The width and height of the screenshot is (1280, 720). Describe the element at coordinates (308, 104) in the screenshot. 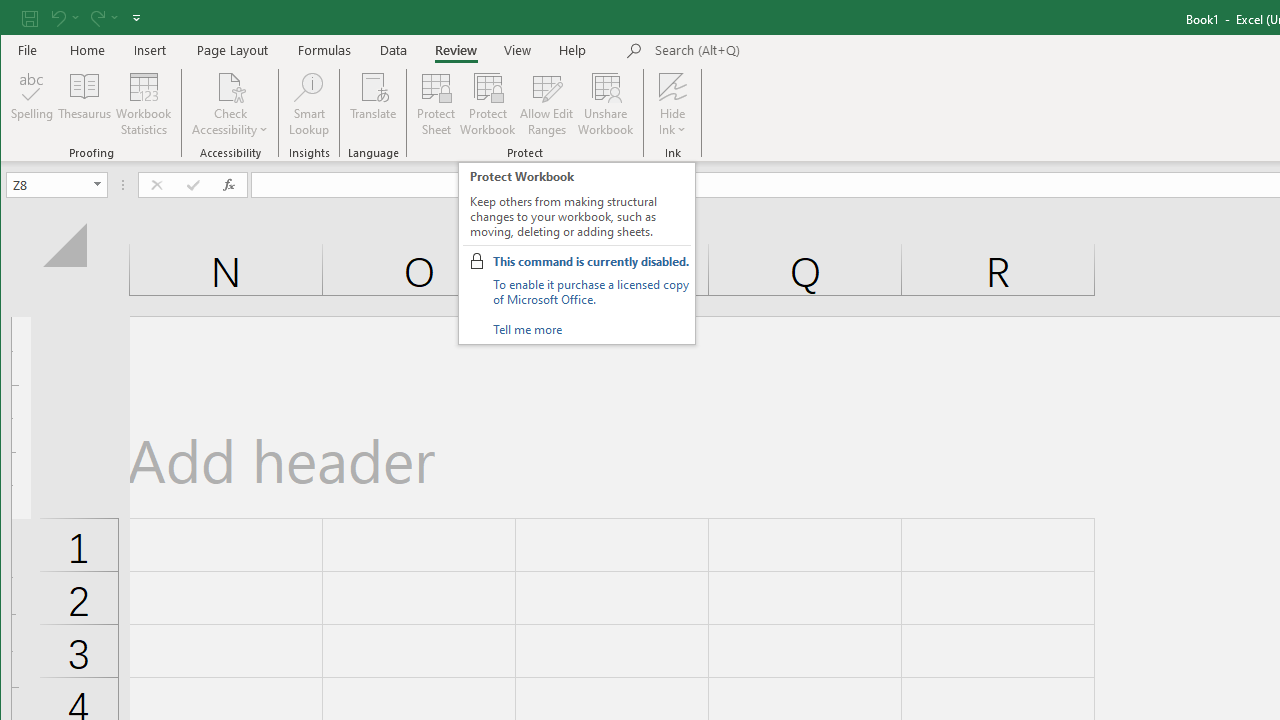

I see `'Smart Lookup'` at that location.